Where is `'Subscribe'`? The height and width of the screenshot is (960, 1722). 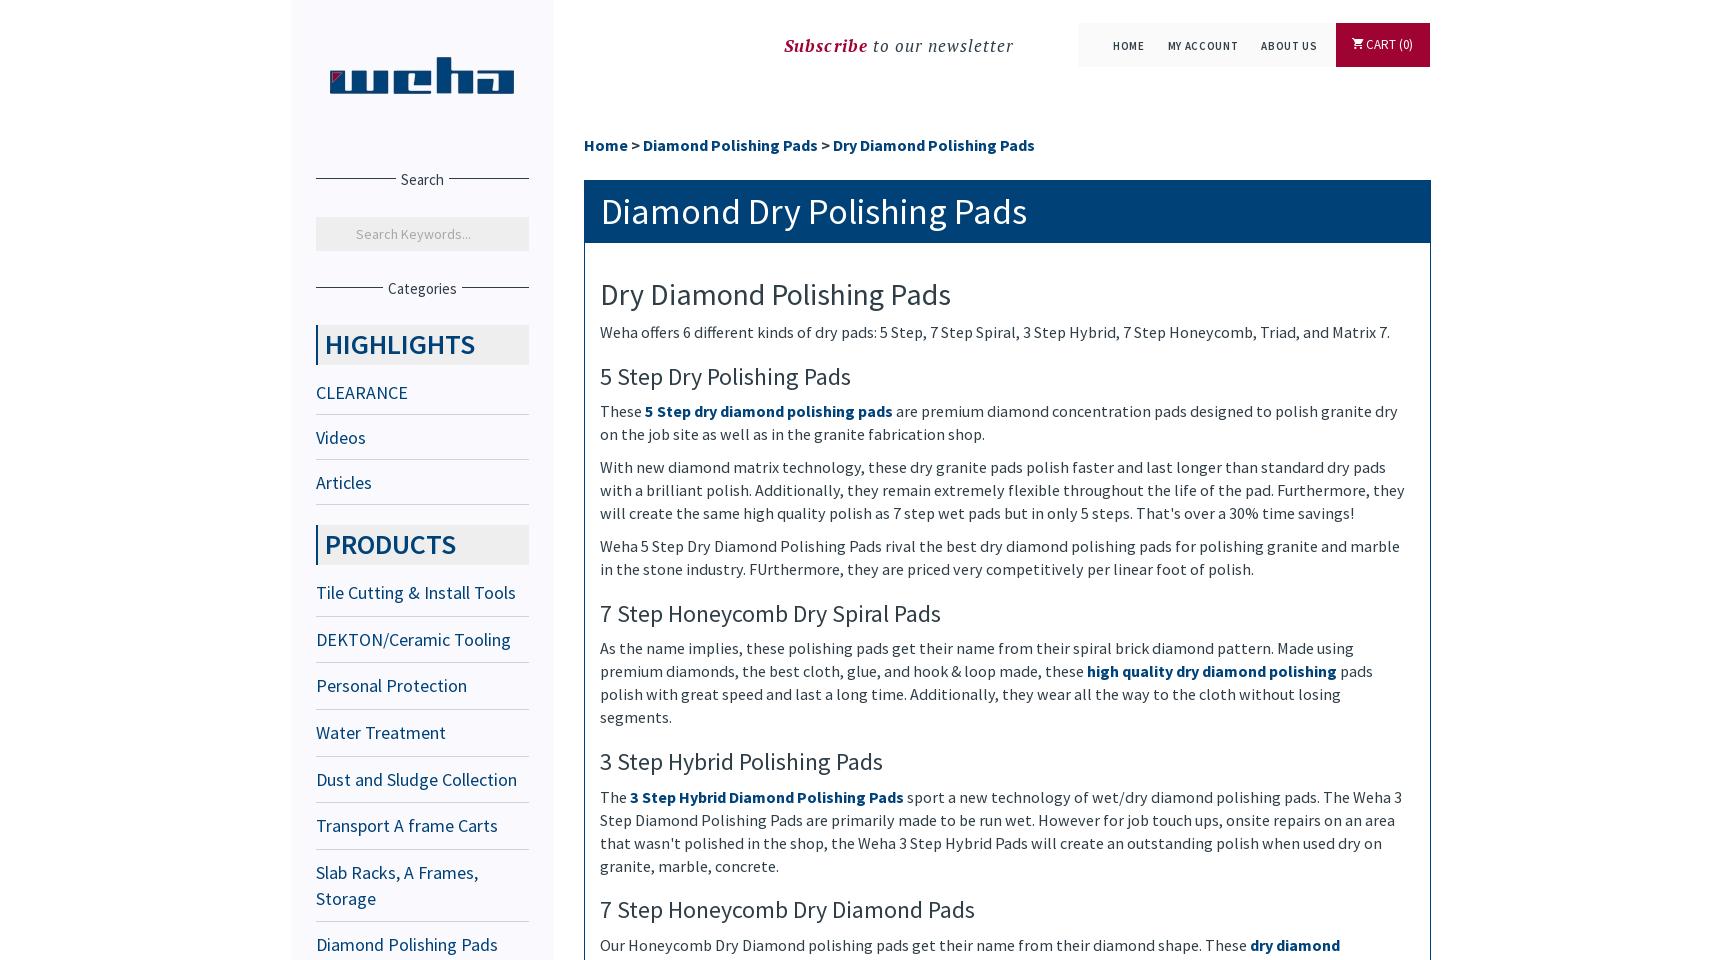
'Subscribe' is located at coordinates (784, 43).